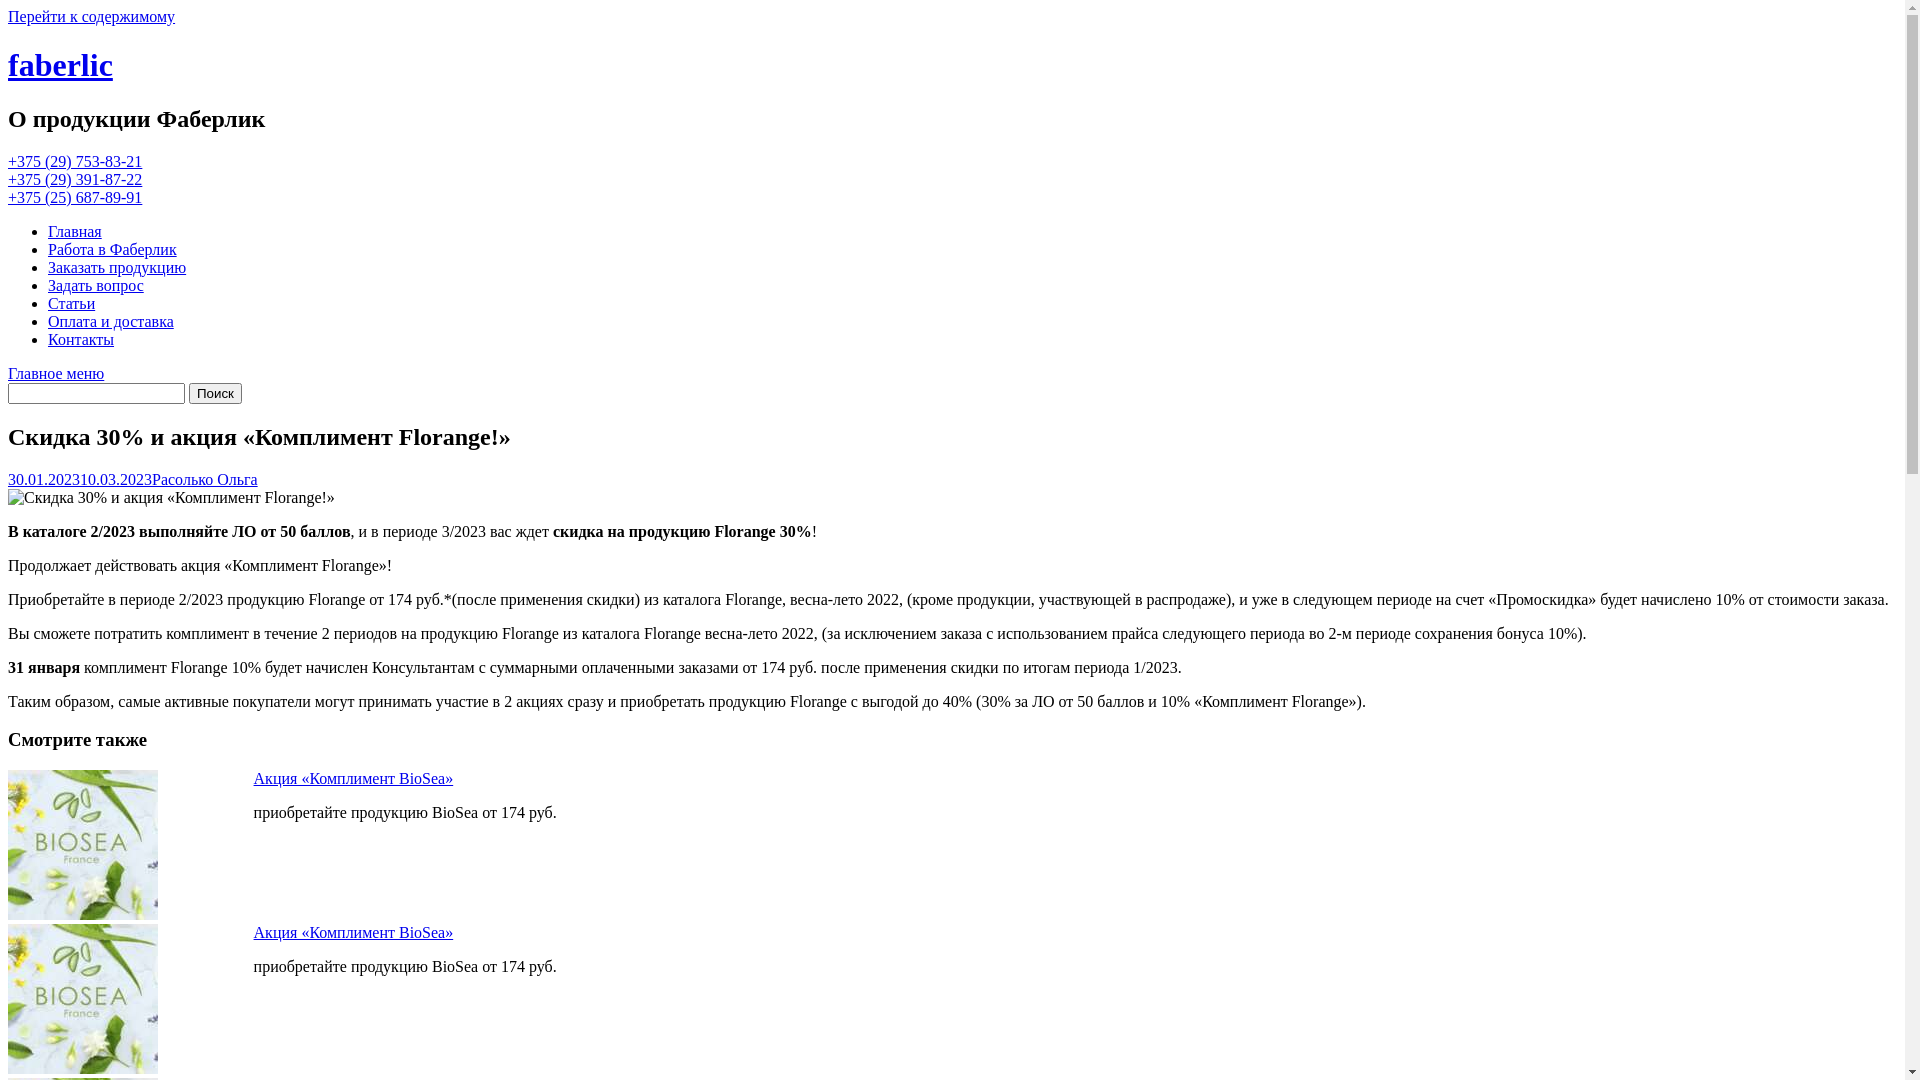 The image size is (1920, 1080). I want to click on '+375 (29) 391-87-22', so click(75, 178).